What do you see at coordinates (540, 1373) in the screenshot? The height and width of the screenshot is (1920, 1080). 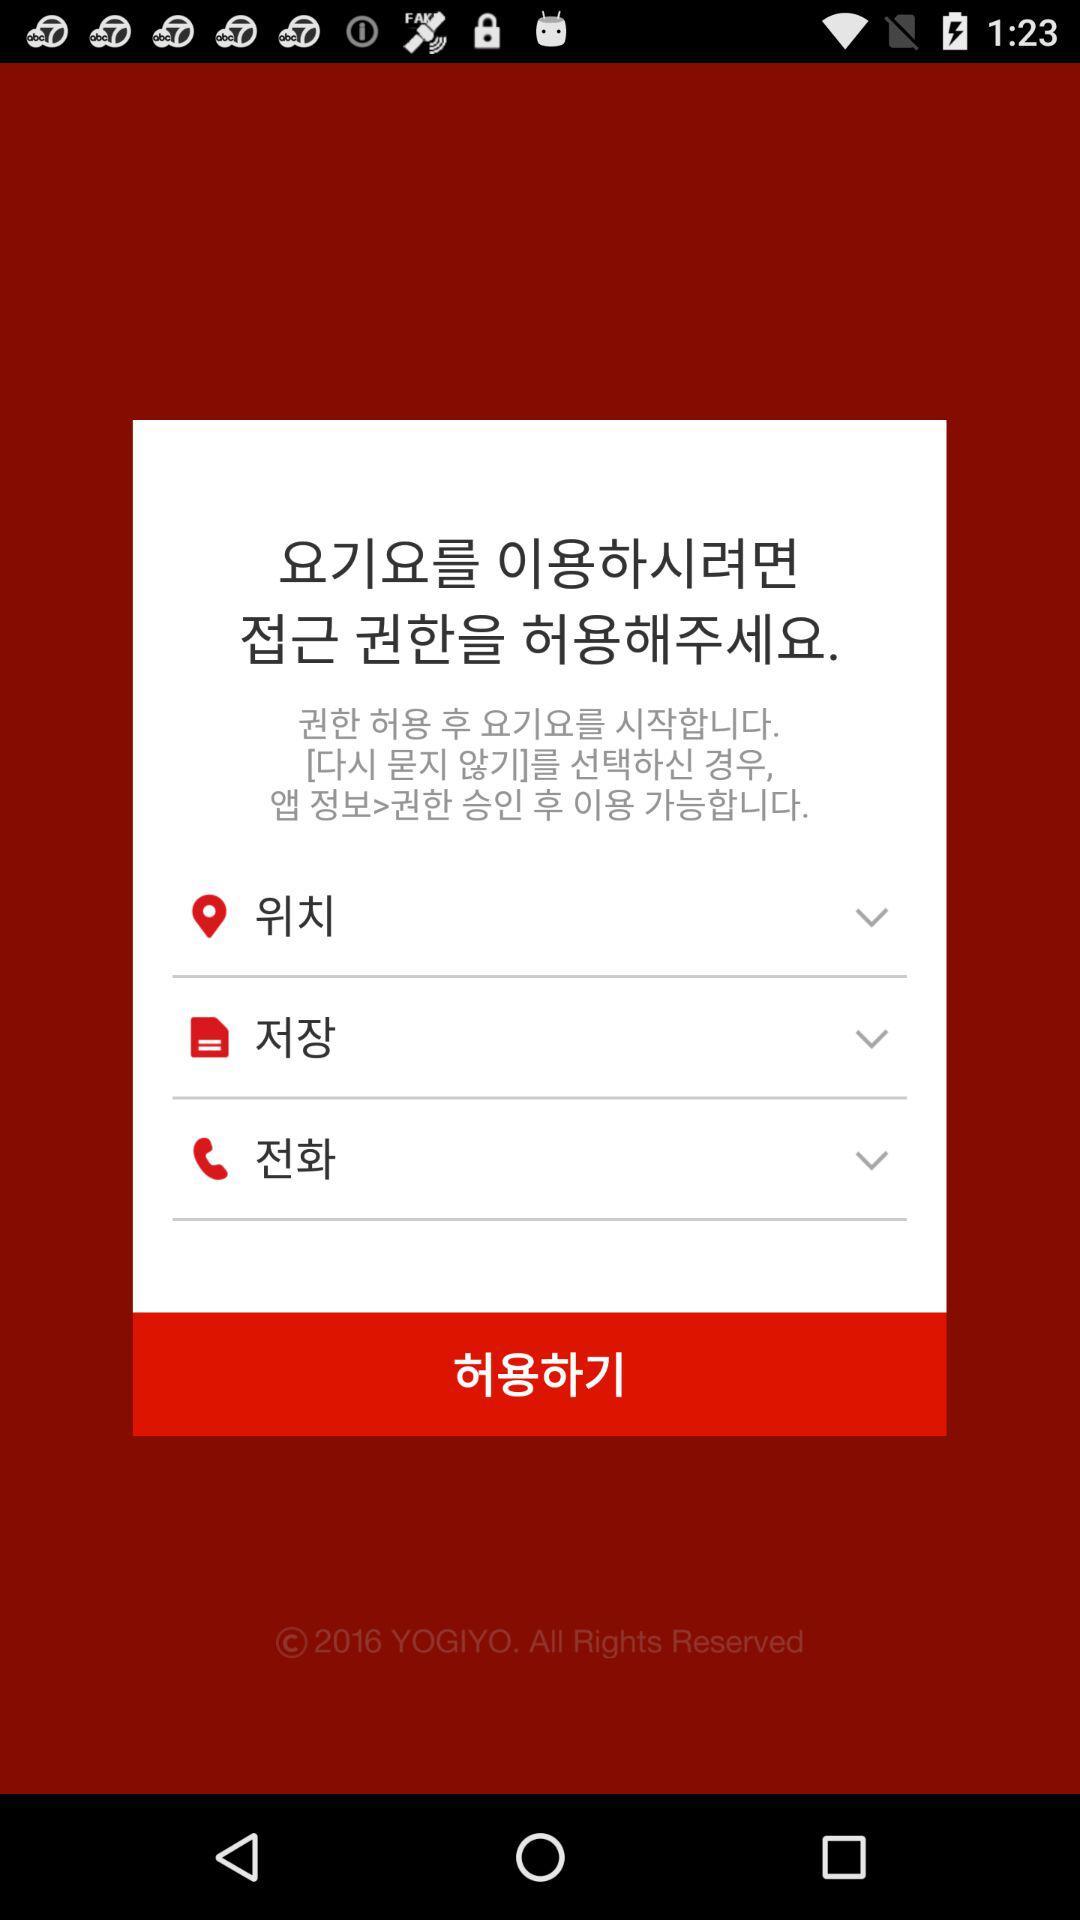 I see `the red colored button at the bottom of the page` at bounding box center [540, 1373].